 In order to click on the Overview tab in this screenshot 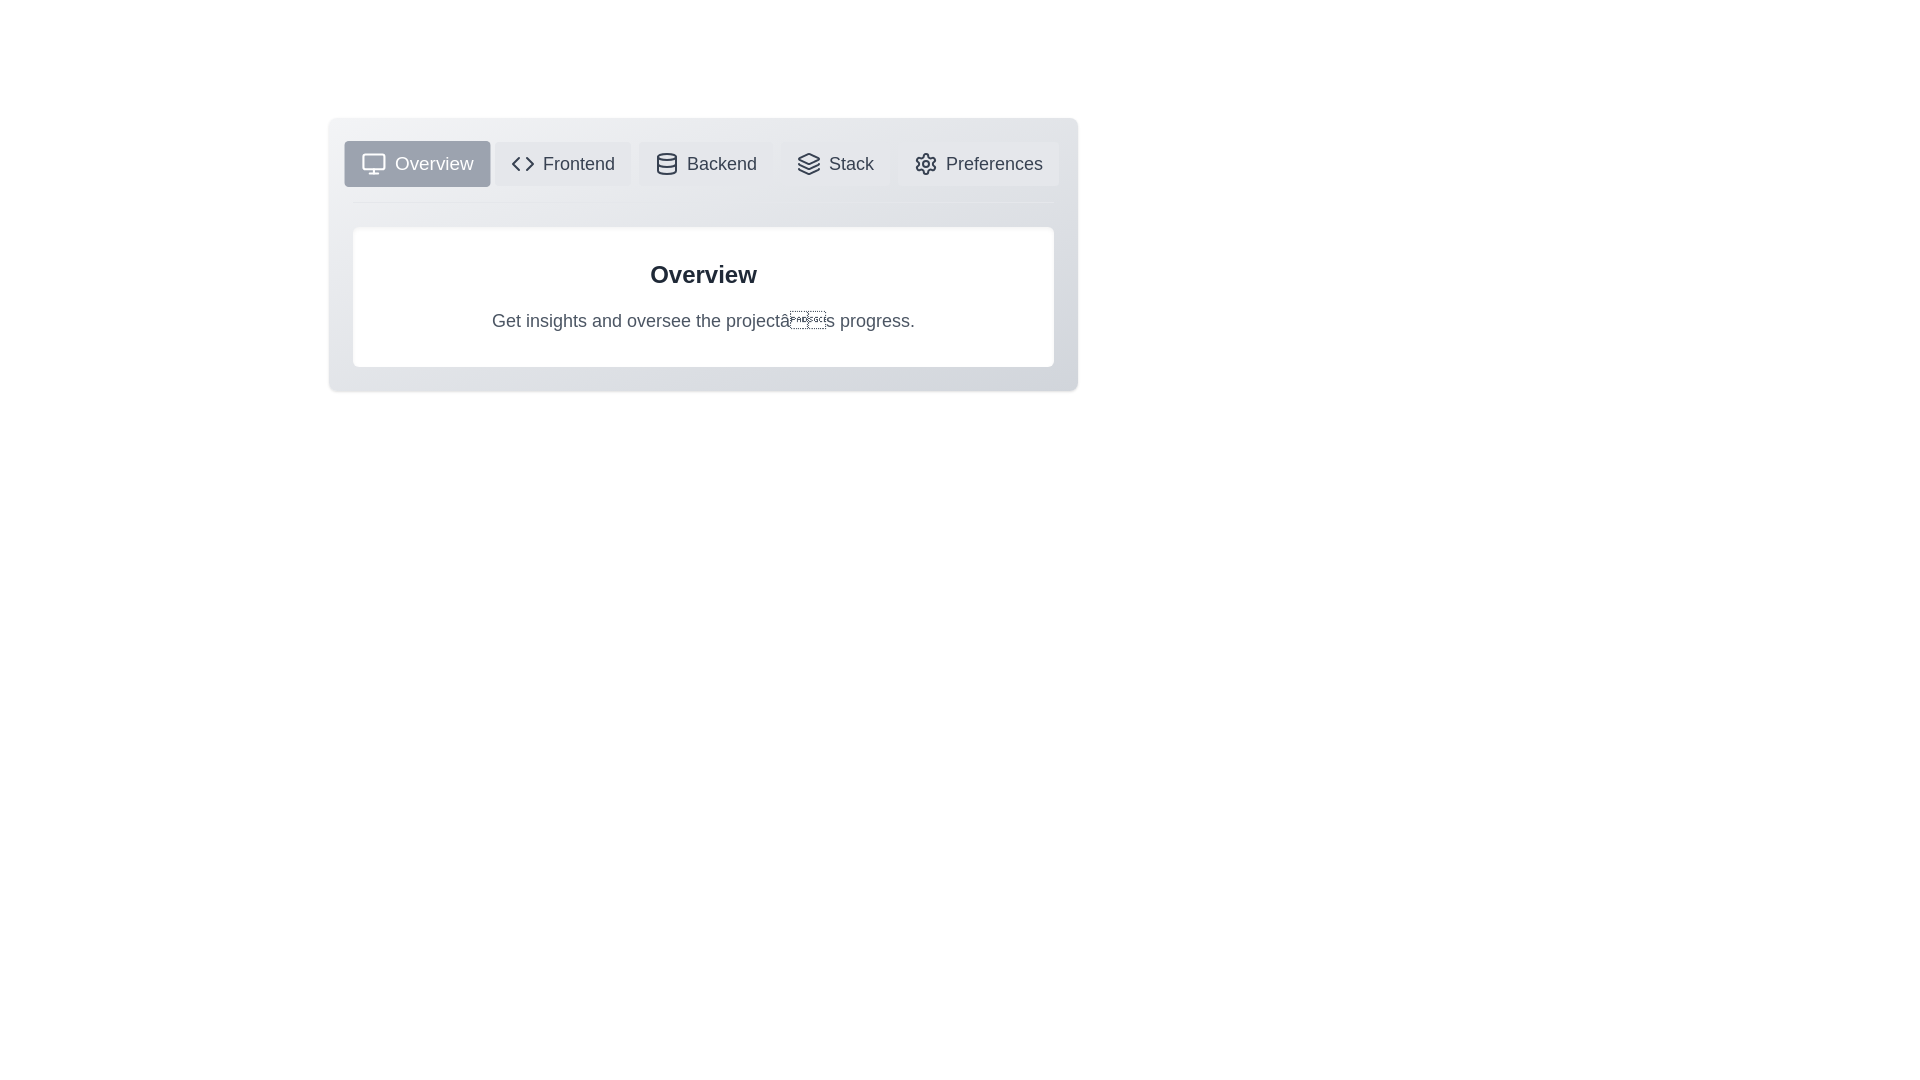, I will do `click(416, 163)`.